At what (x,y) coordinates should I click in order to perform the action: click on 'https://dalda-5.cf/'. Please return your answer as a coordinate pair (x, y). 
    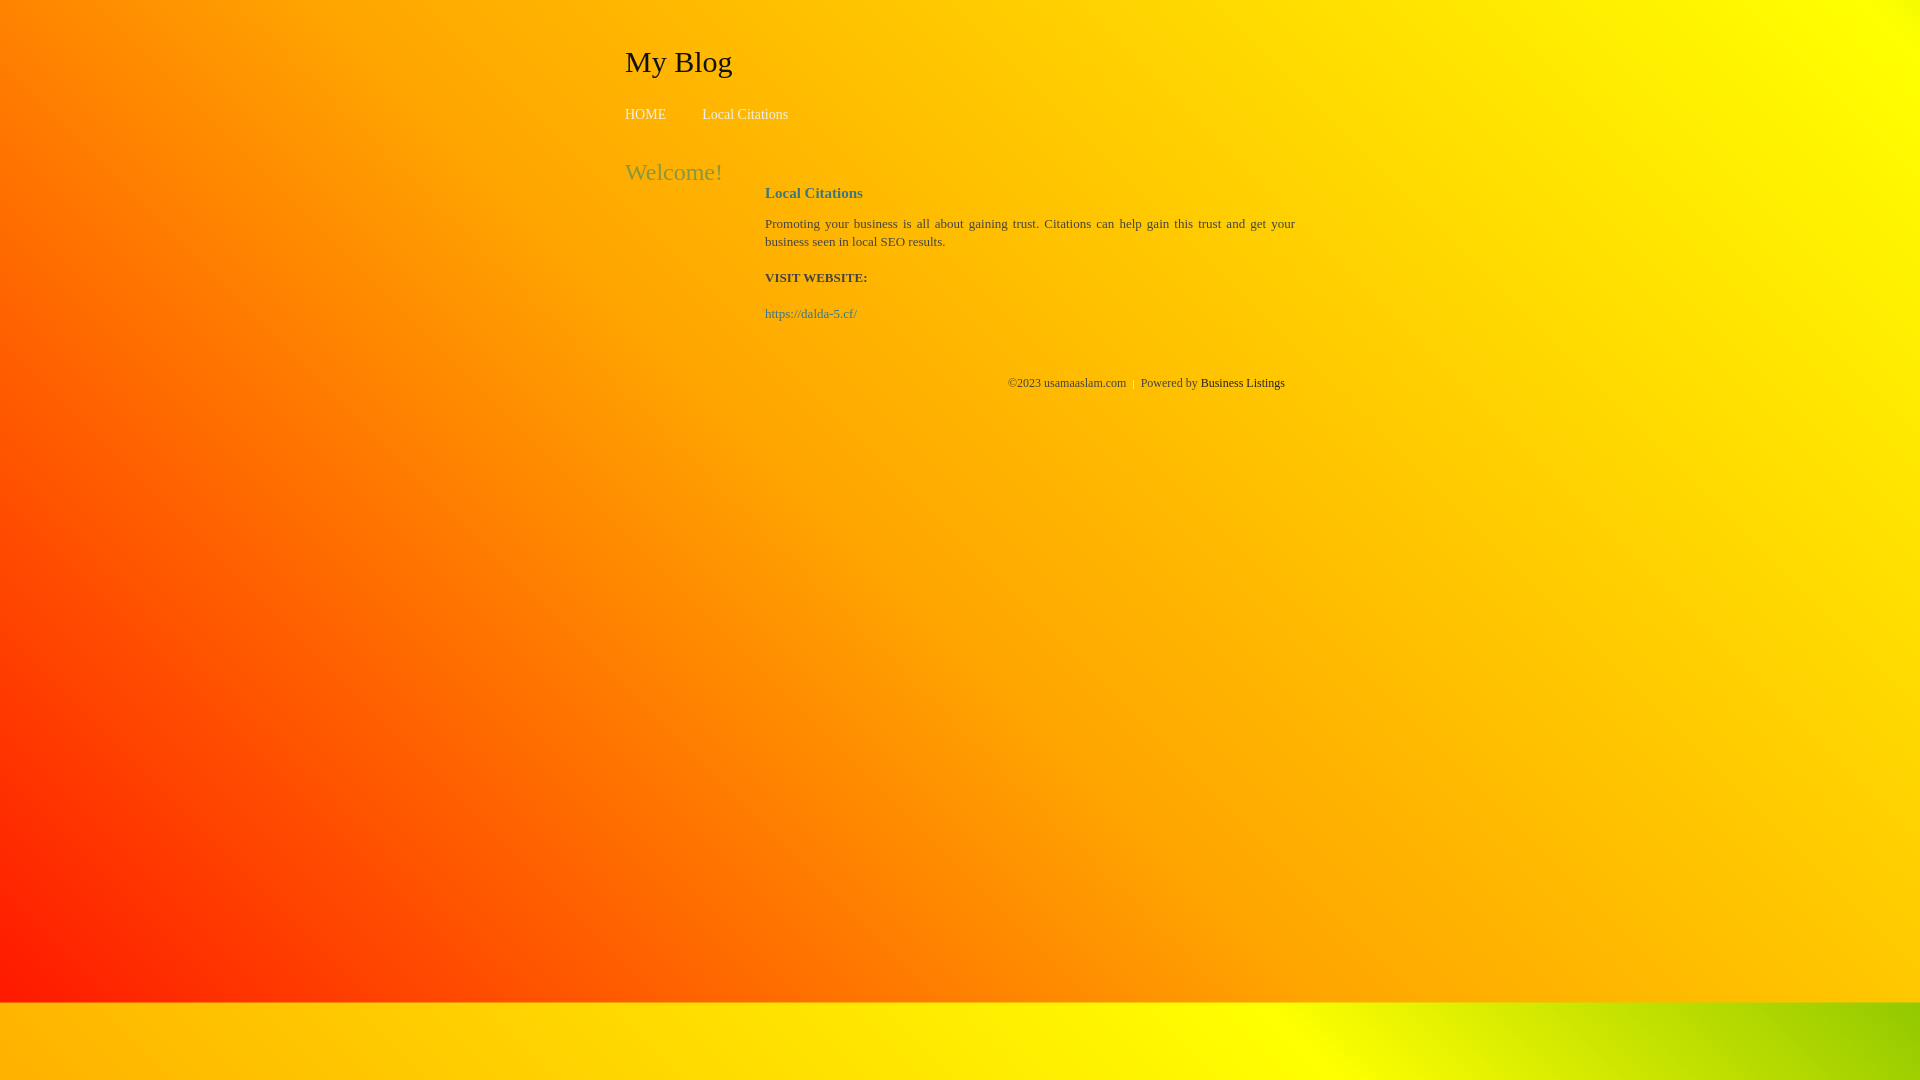
    Looking at the image, I should click on (811, 313).